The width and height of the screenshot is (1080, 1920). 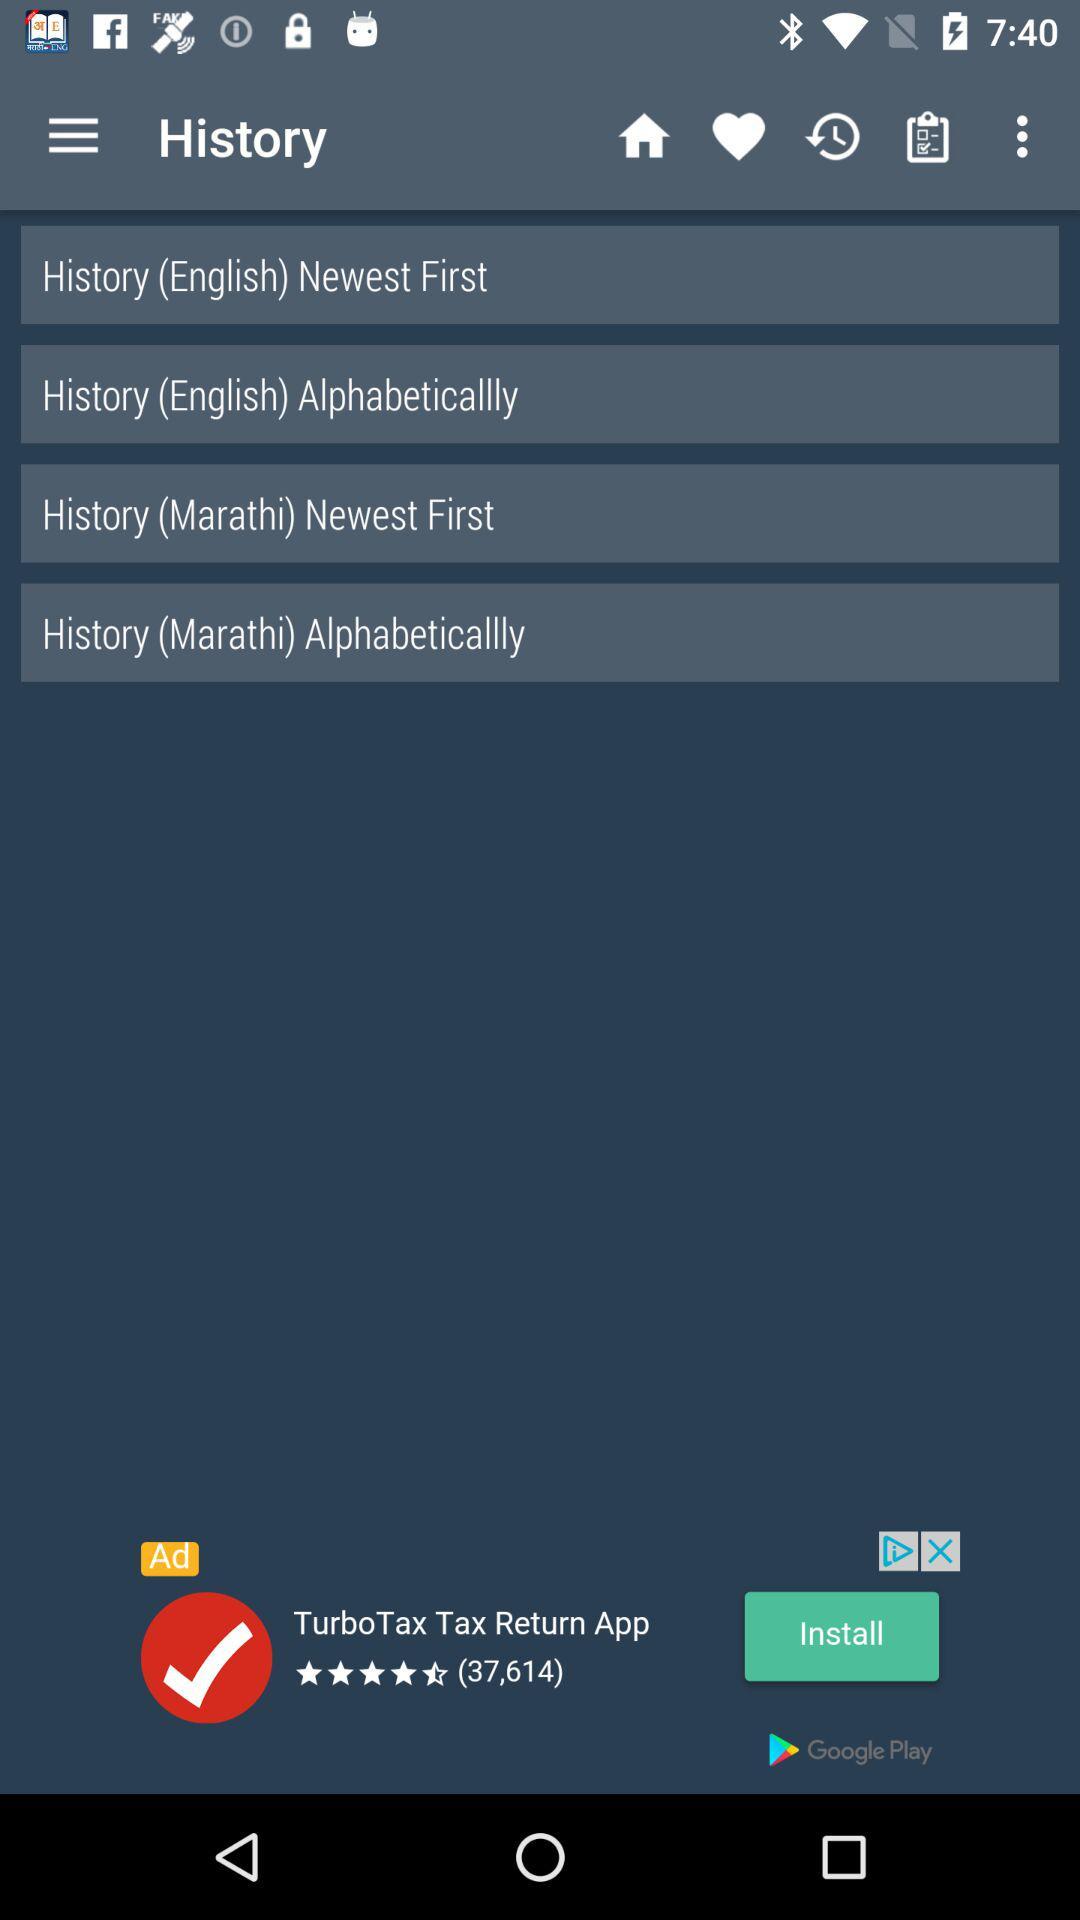 What do you see at coordinates (540, 513) in the screenshot?
I see `the second last line text at bottom of the page` at bounding box center [540, 513].